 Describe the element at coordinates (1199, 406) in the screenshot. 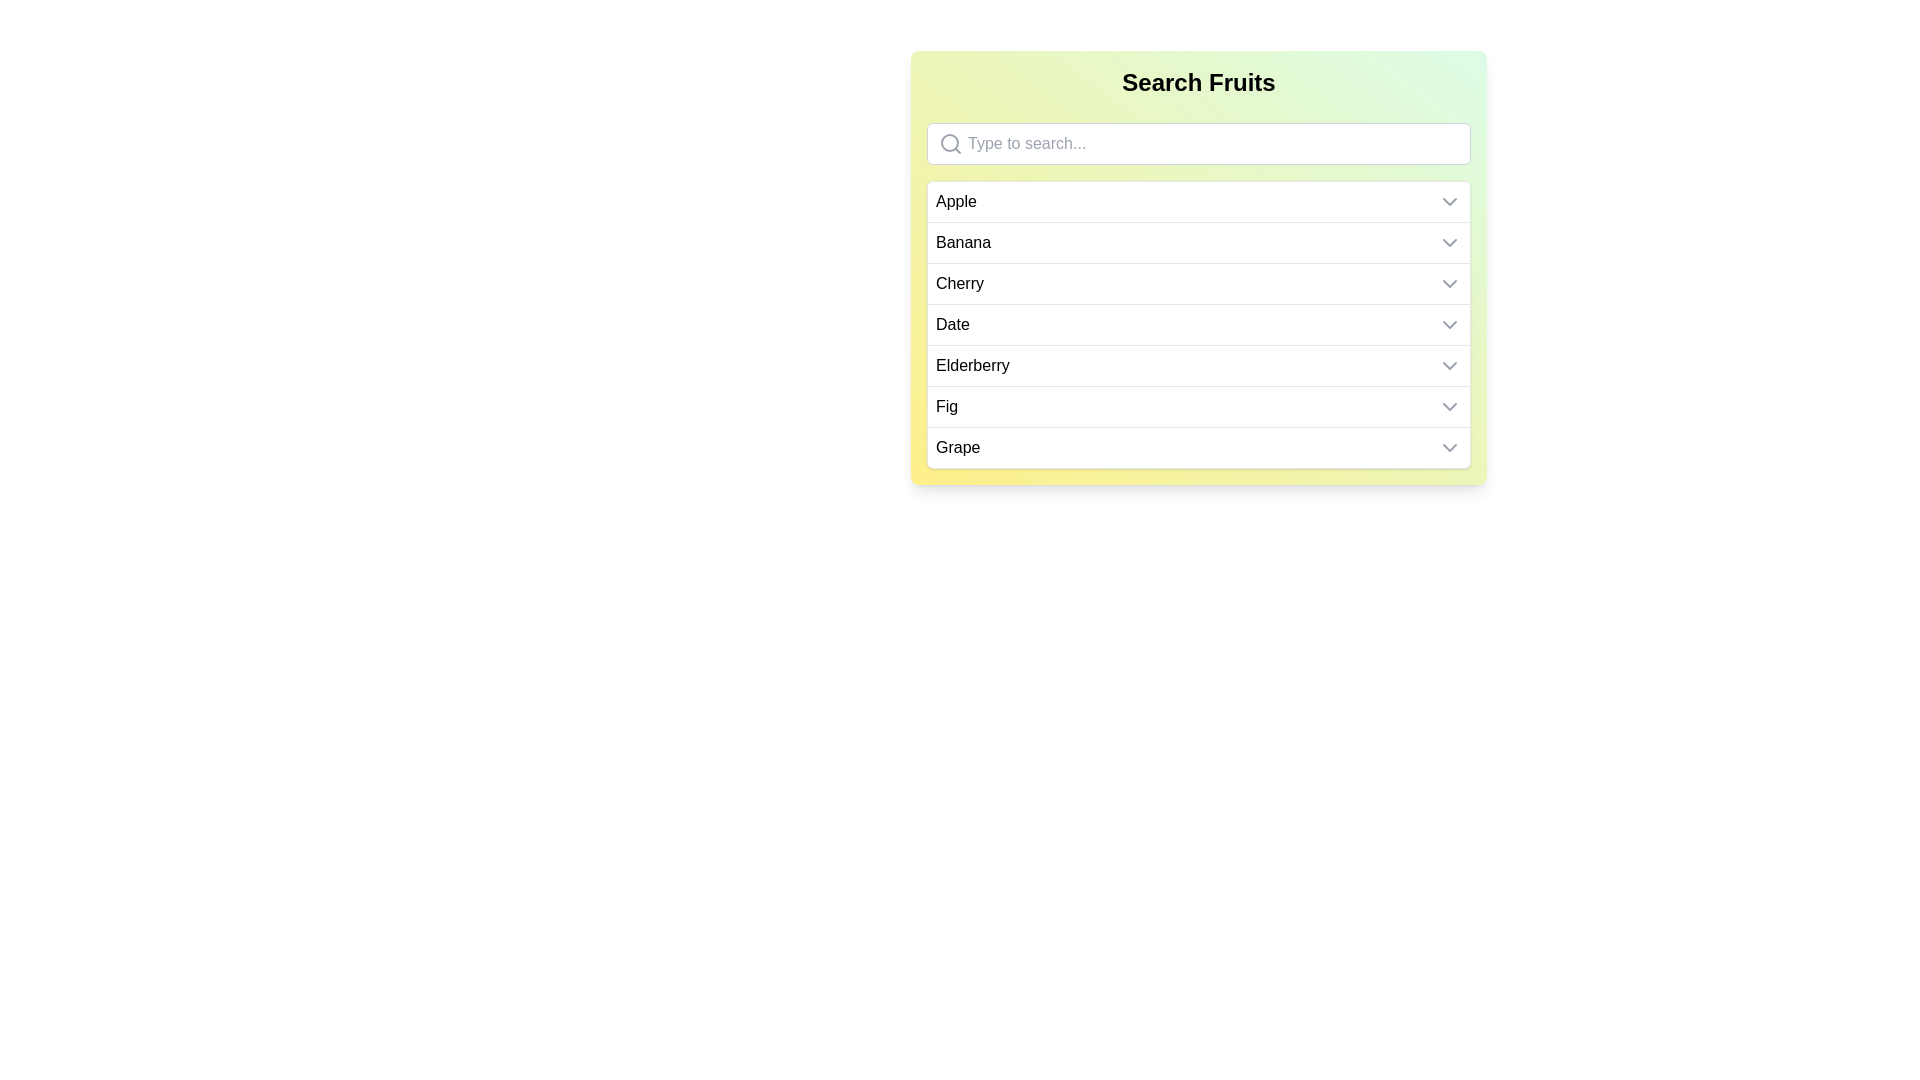

I see `the sixth item in the dropdown list representing 'Fig'` at that location.